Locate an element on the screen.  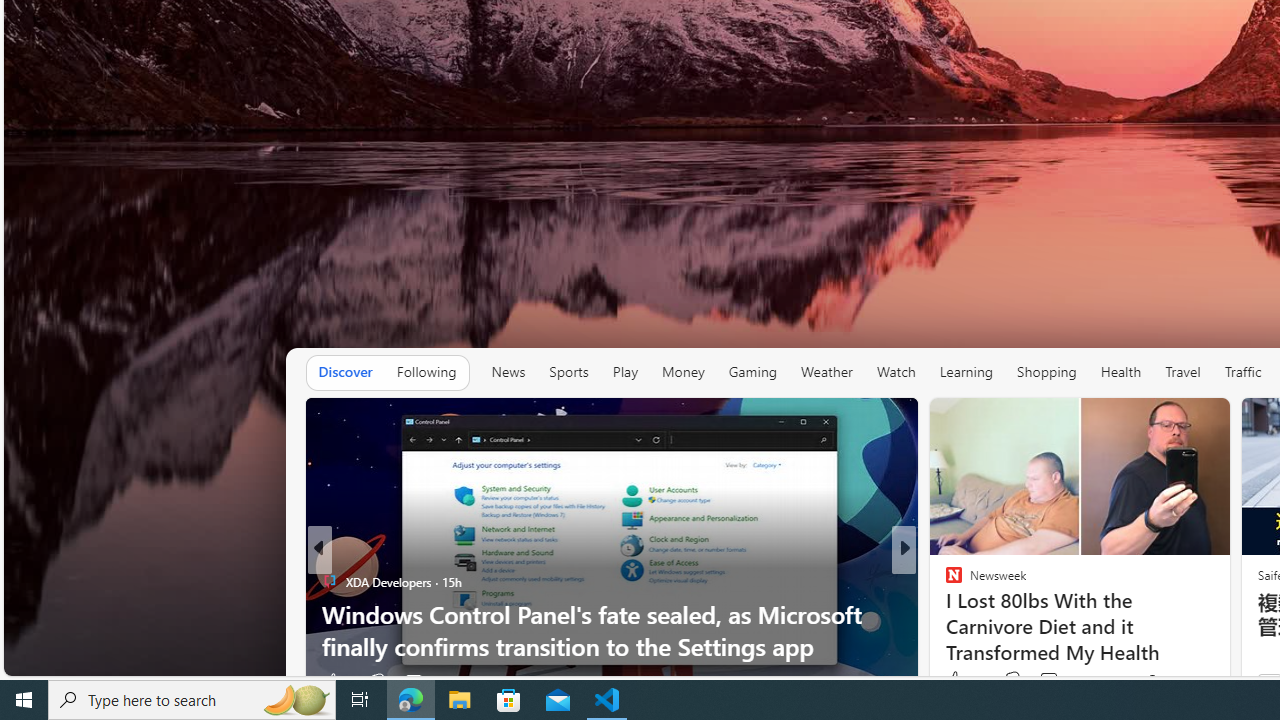
'Shopping' is located at coordinates (1046, 372).